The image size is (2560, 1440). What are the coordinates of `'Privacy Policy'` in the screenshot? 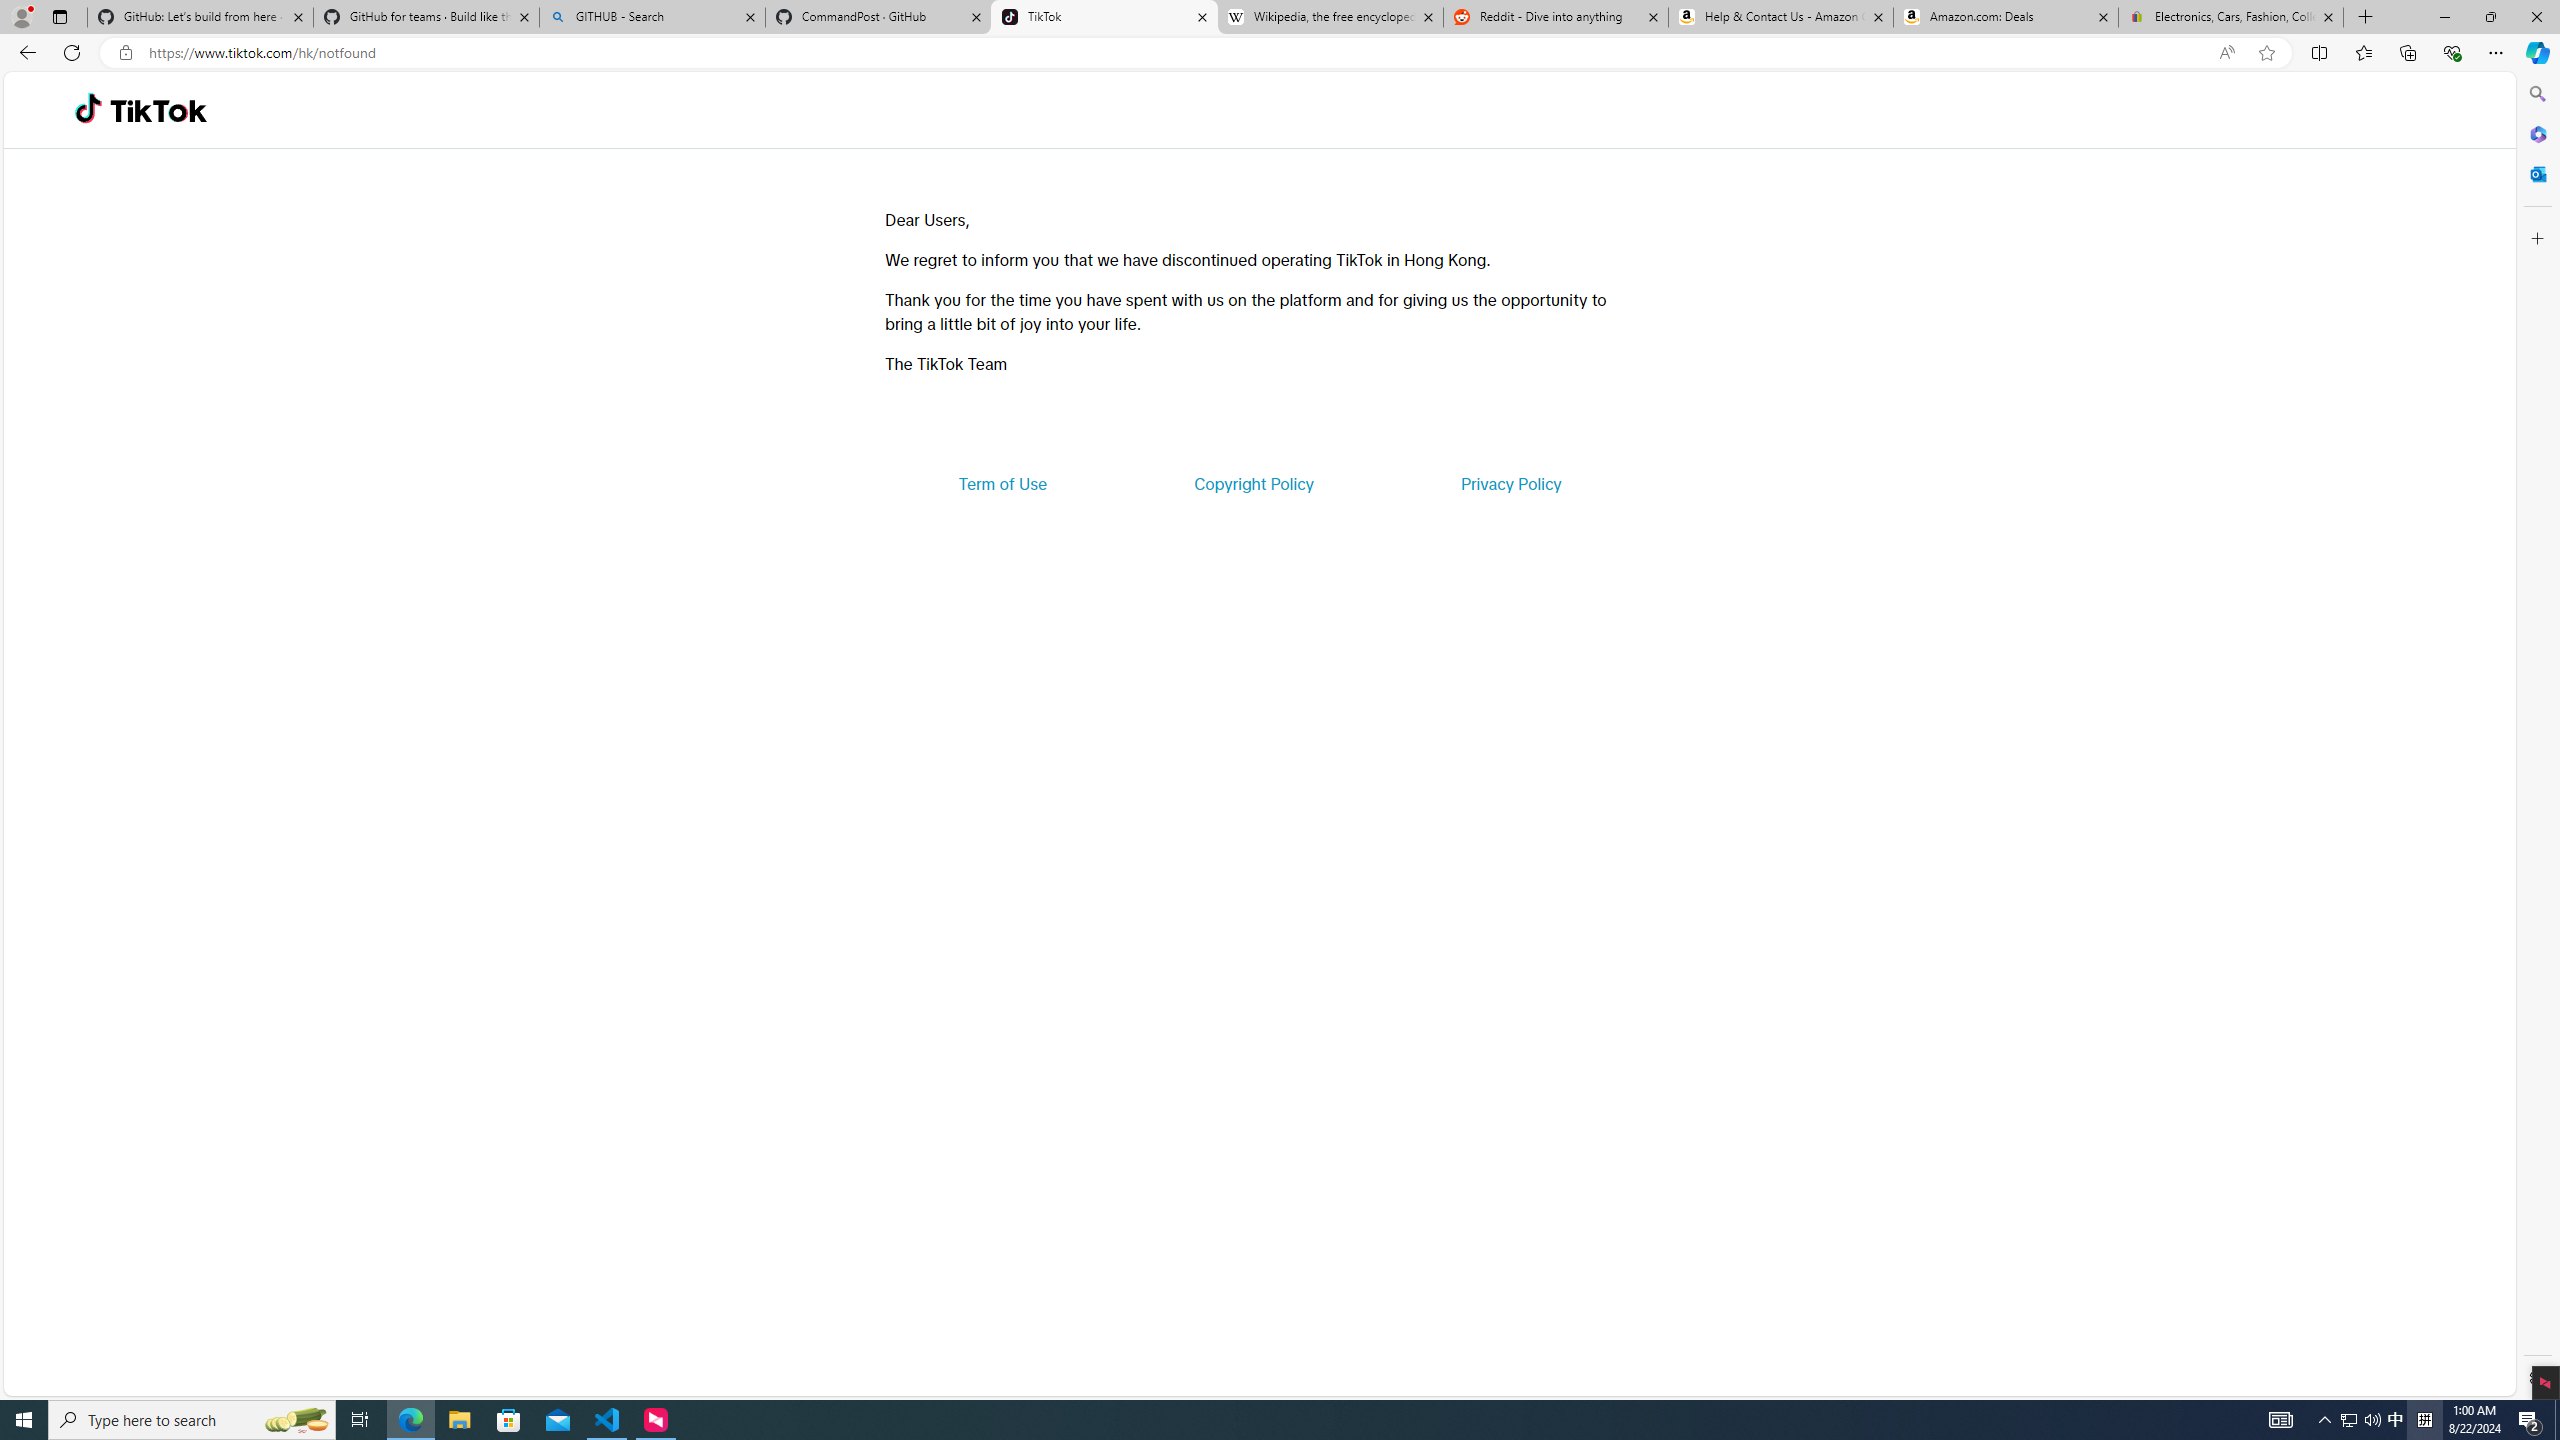 It's located at (1509, 482).